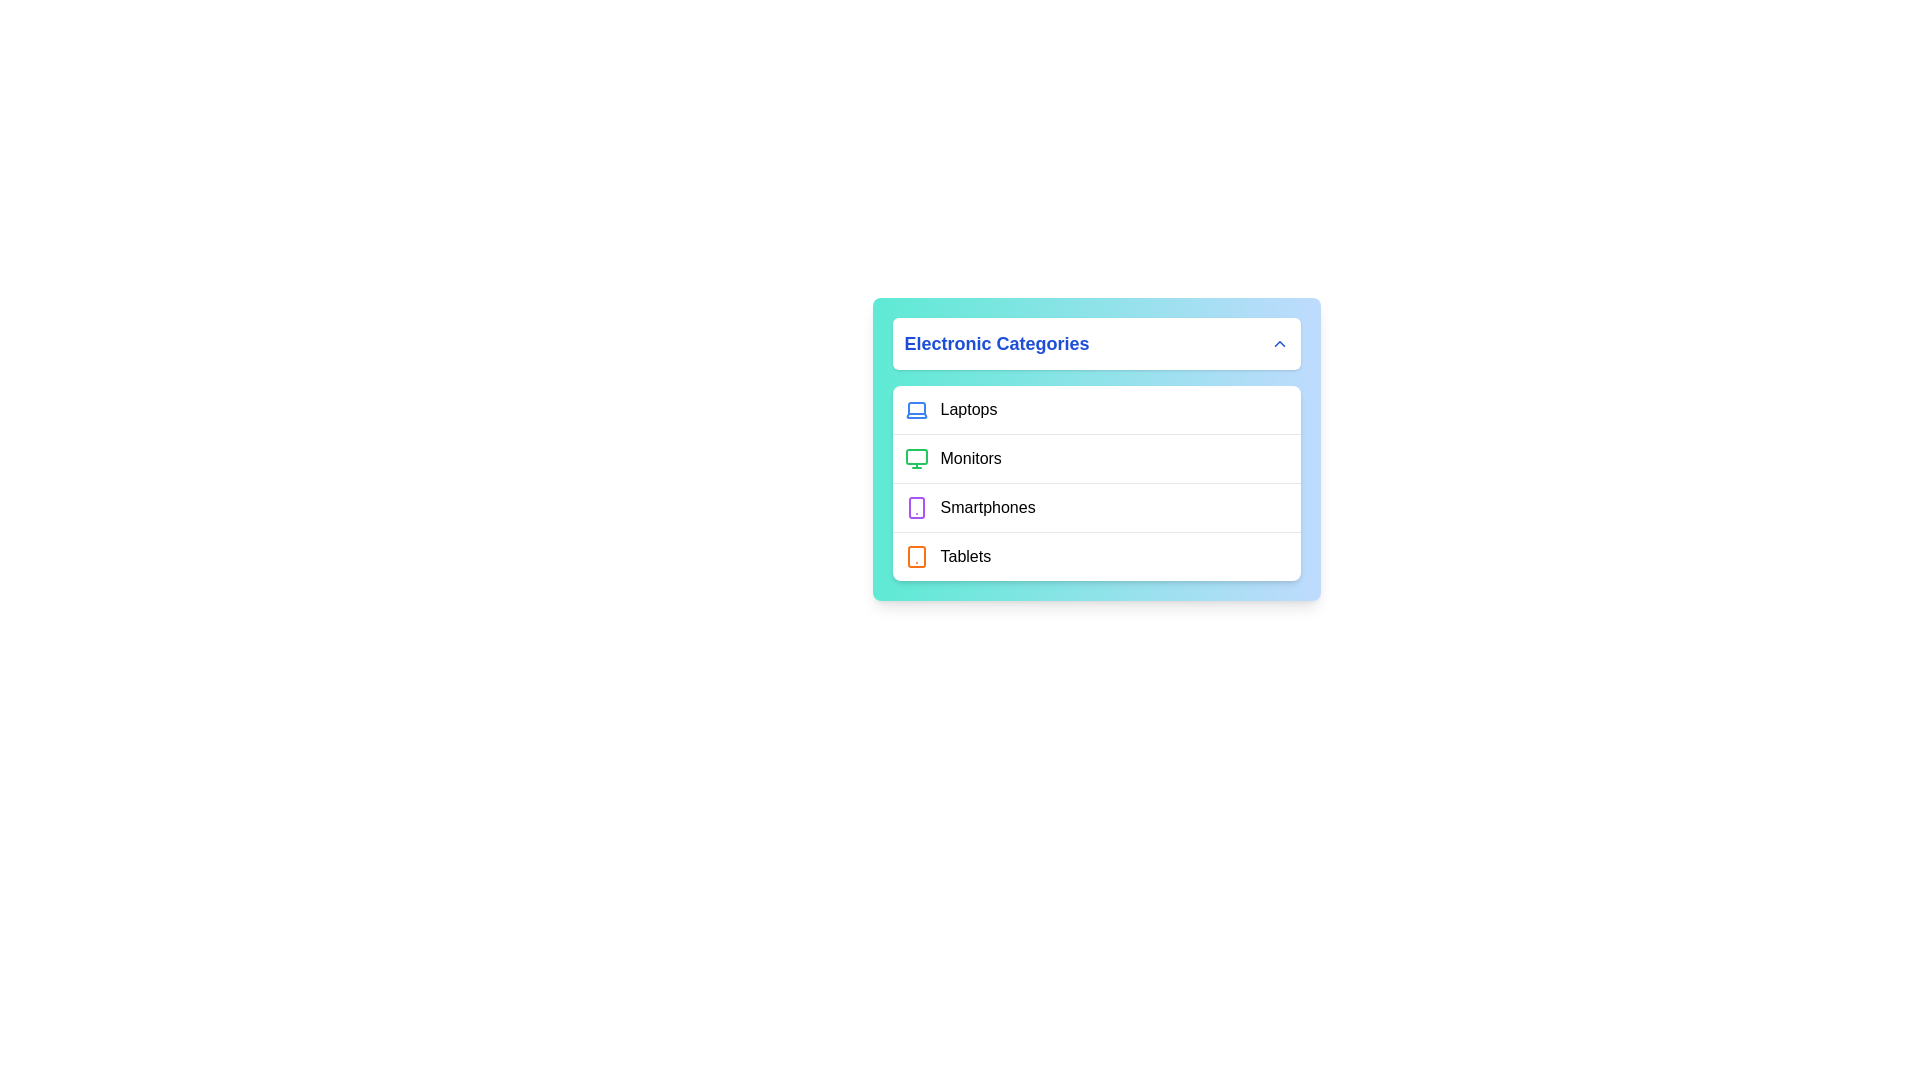 Image resolution: width=1920 pixels, height=1080 pixels. I want to click on the category by clicking on the green rounded rectangle in the upper-center of the monitor-like SVG icon next to the 'Monitors' text in the 'Electronic Categories' dropdown list, so click(915, 456).